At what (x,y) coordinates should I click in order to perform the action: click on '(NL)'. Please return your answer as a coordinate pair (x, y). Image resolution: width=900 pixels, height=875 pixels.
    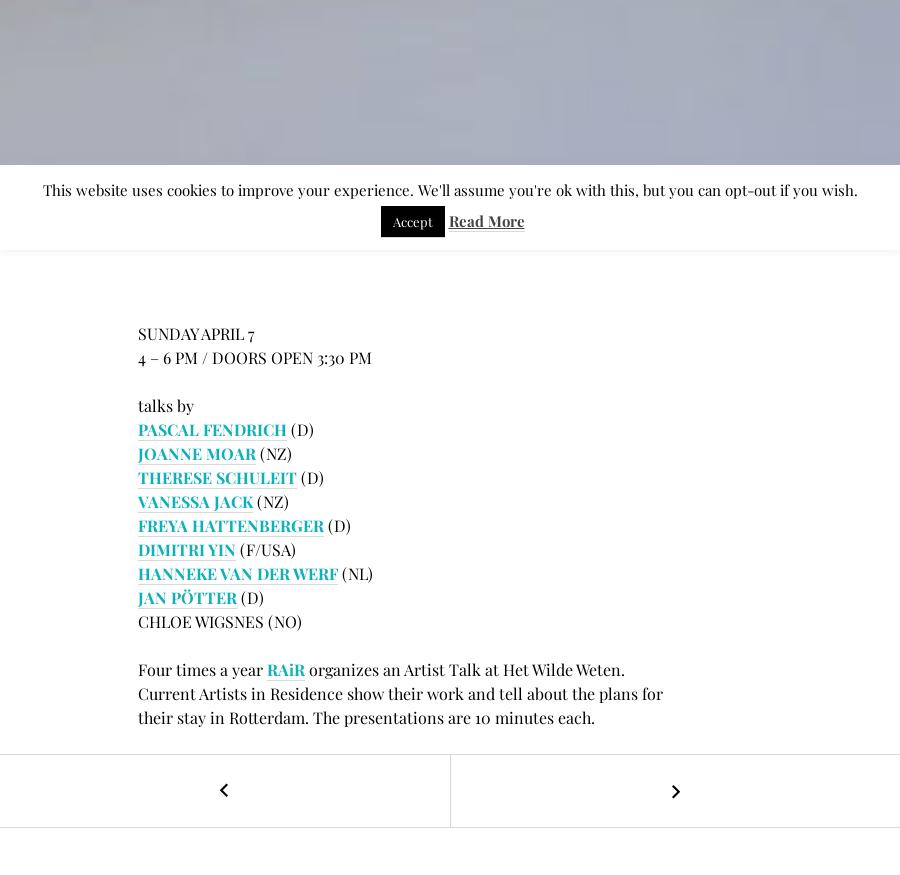
    Looking at the image, I should click on (355, 573).